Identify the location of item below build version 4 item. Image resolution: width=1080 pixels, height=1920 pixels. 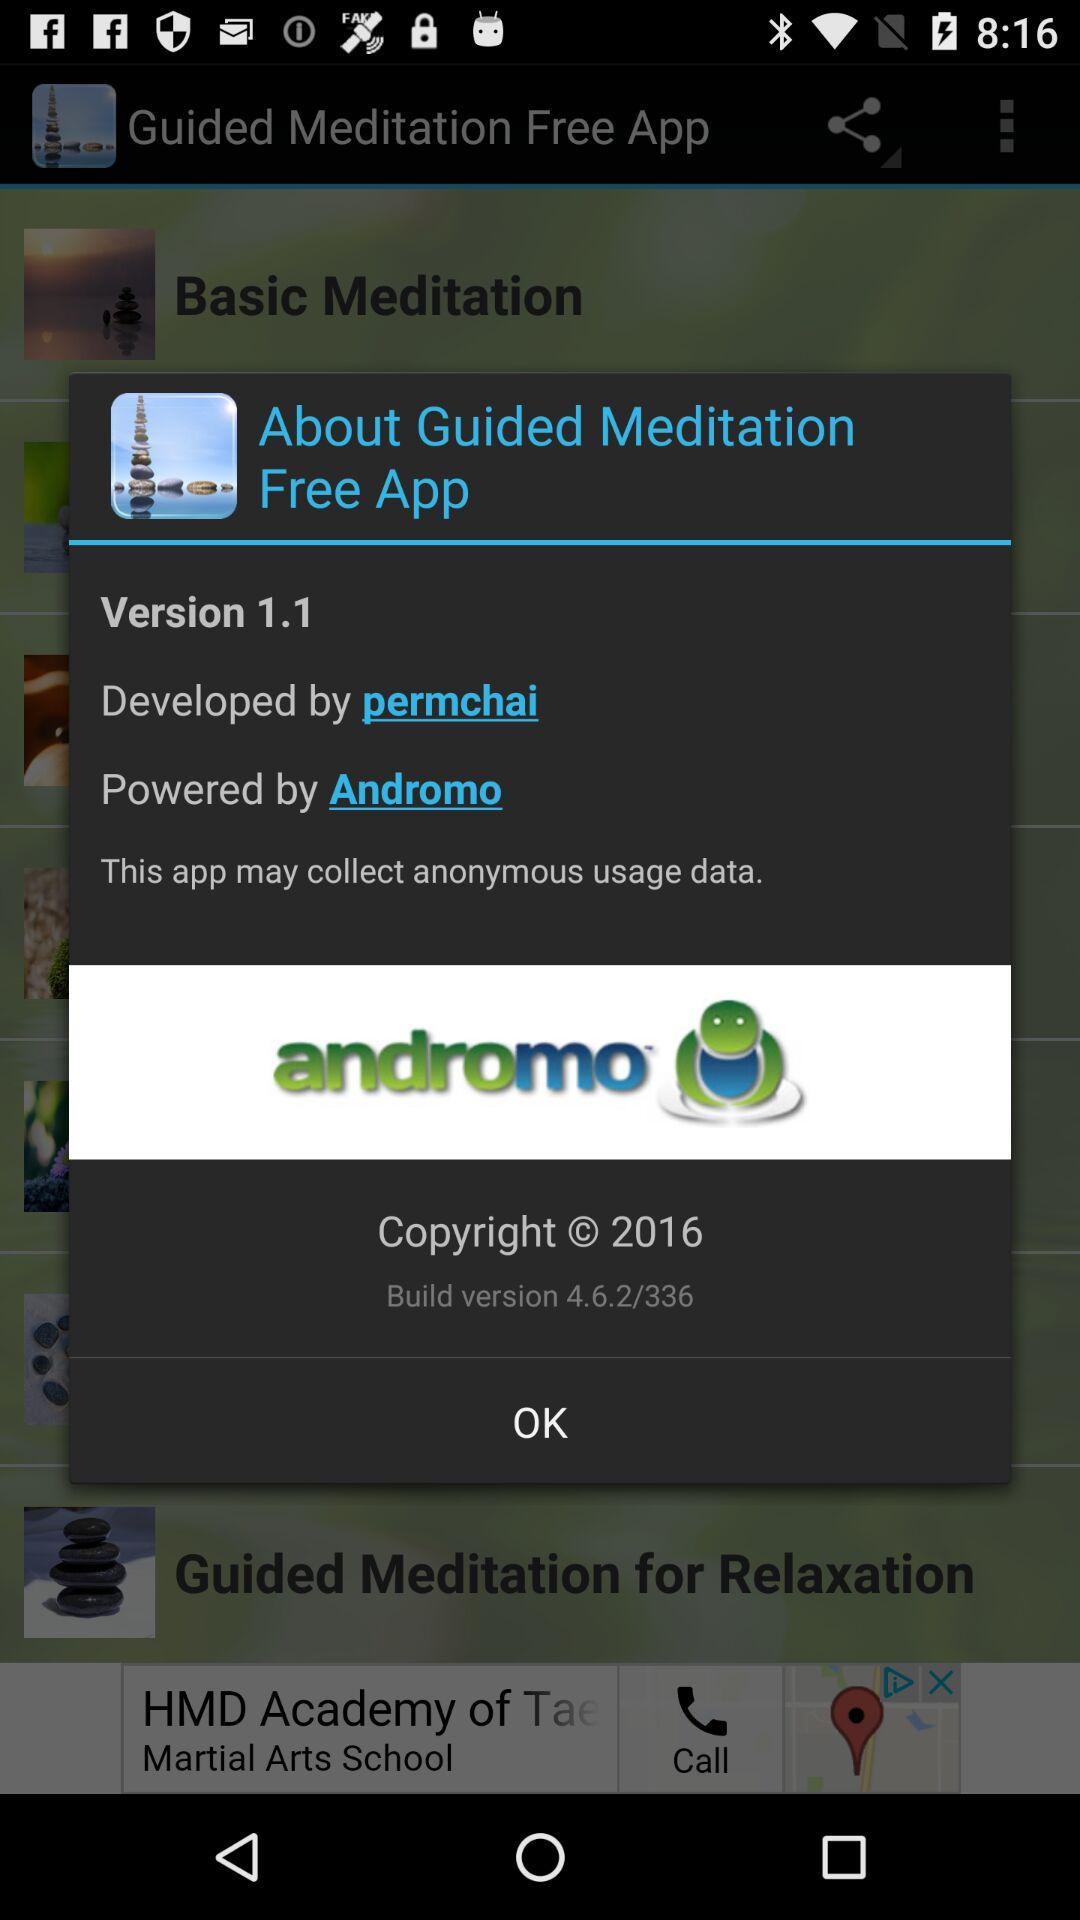
(540, 1420).